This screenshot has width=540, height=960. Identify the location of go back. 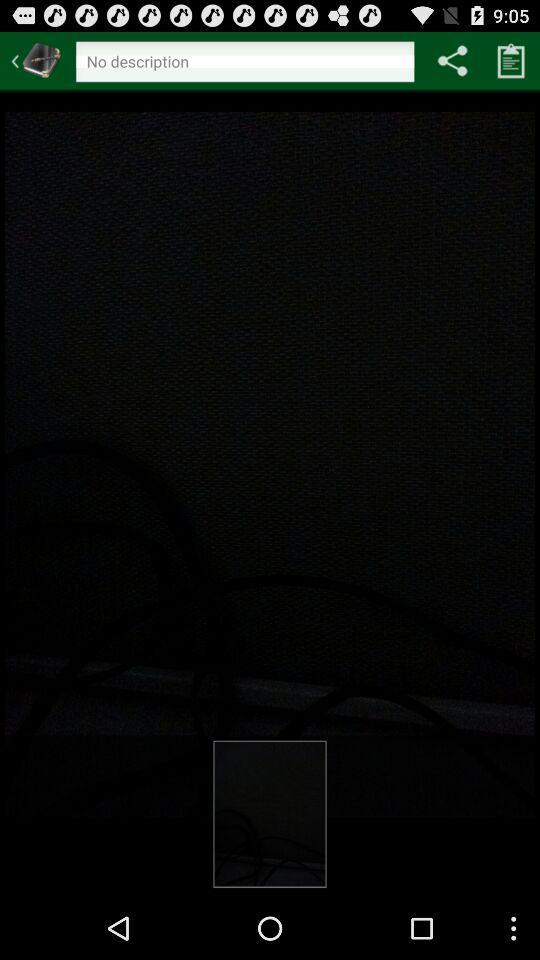
(36, 59).